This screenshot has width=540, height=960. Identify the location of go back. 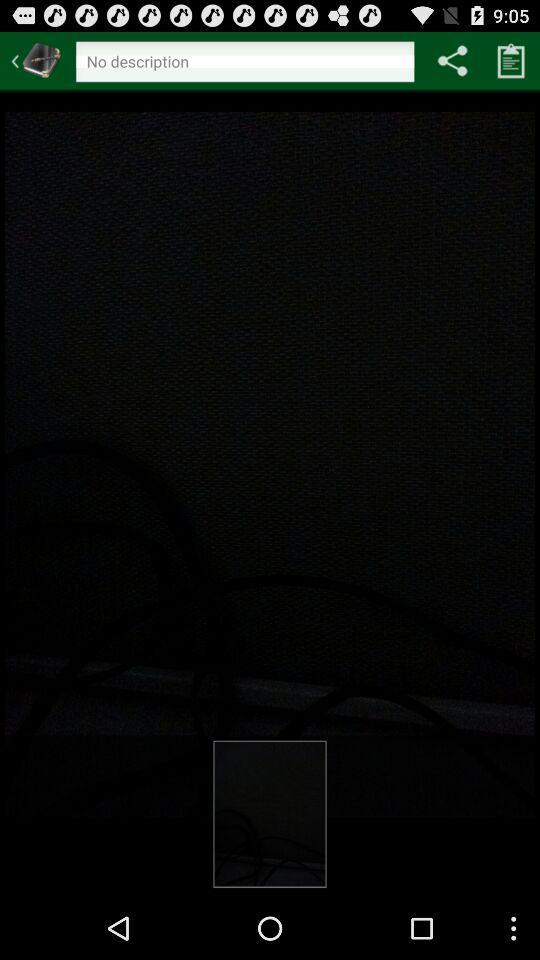
(36, 59).